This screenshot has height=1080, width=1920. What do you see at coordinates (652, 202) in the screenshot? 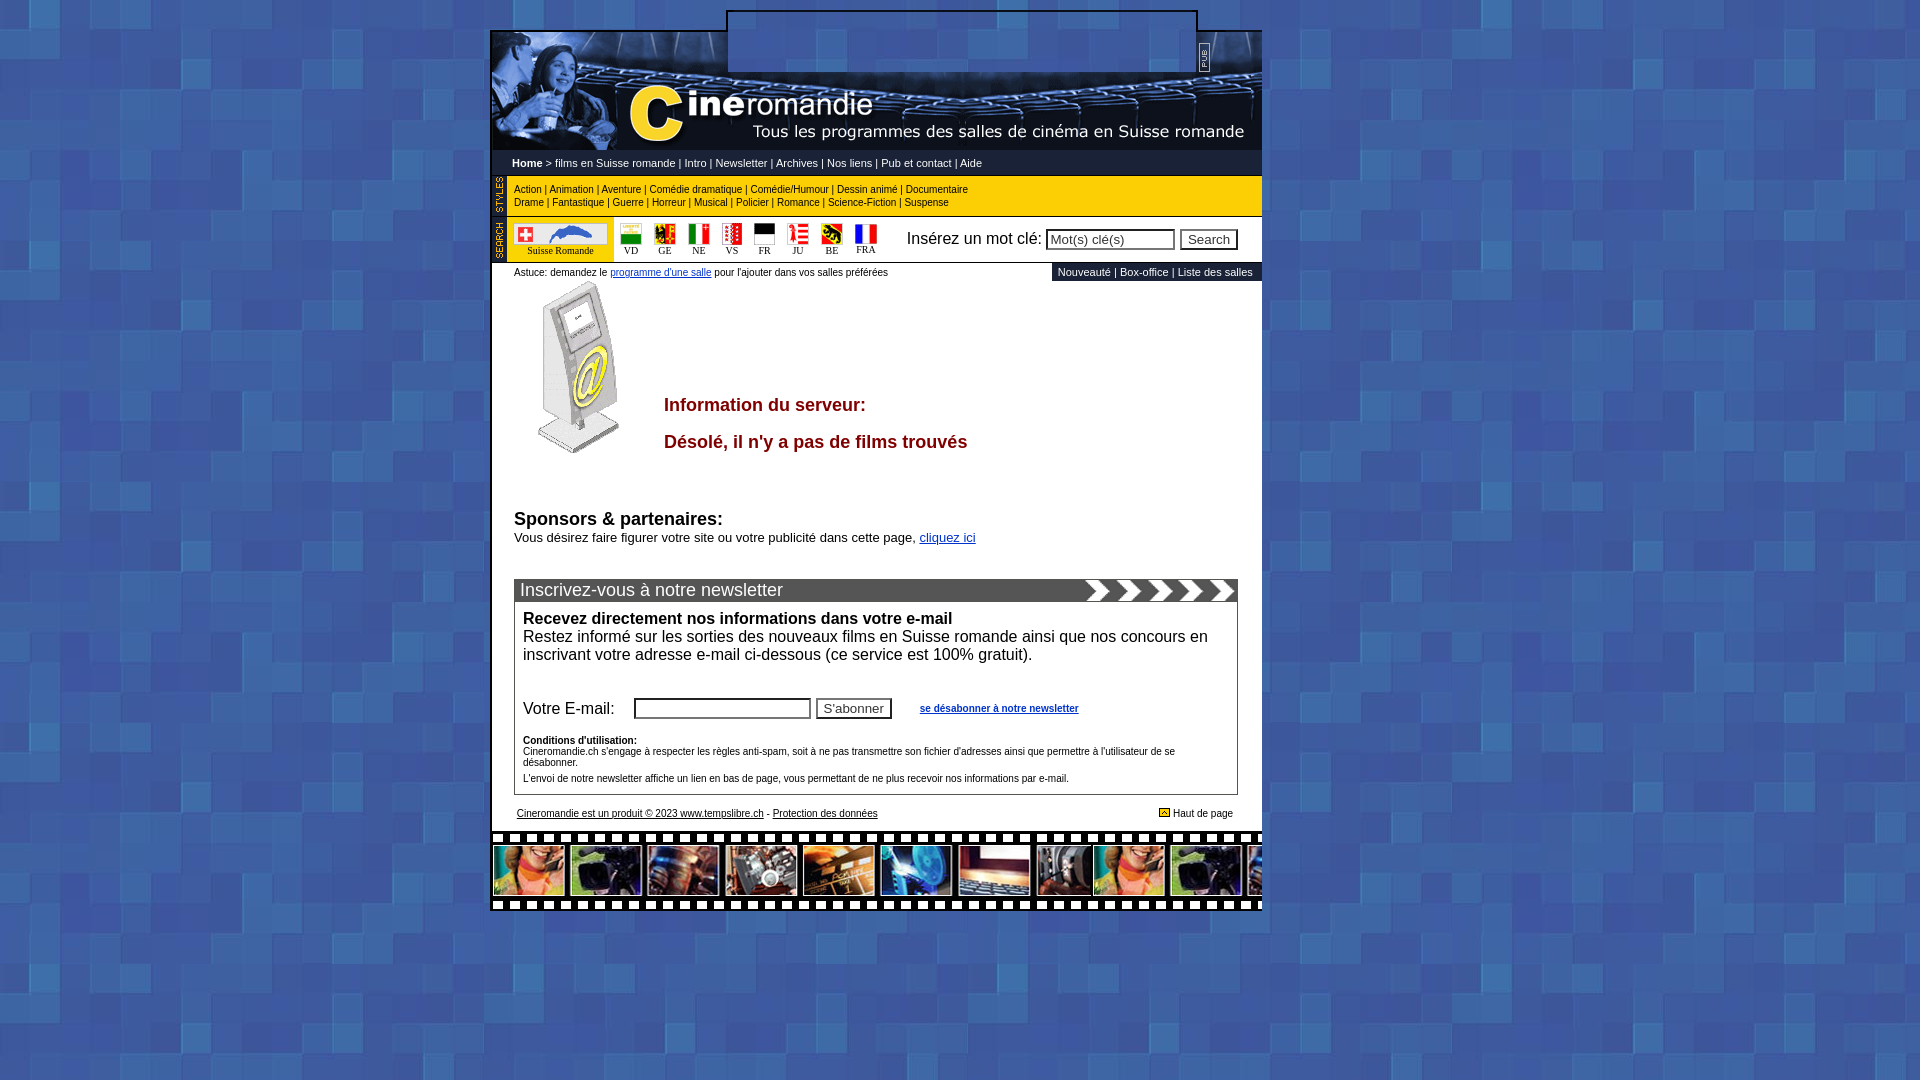
I see `'Horreur'` at bounding box center [652, 202].